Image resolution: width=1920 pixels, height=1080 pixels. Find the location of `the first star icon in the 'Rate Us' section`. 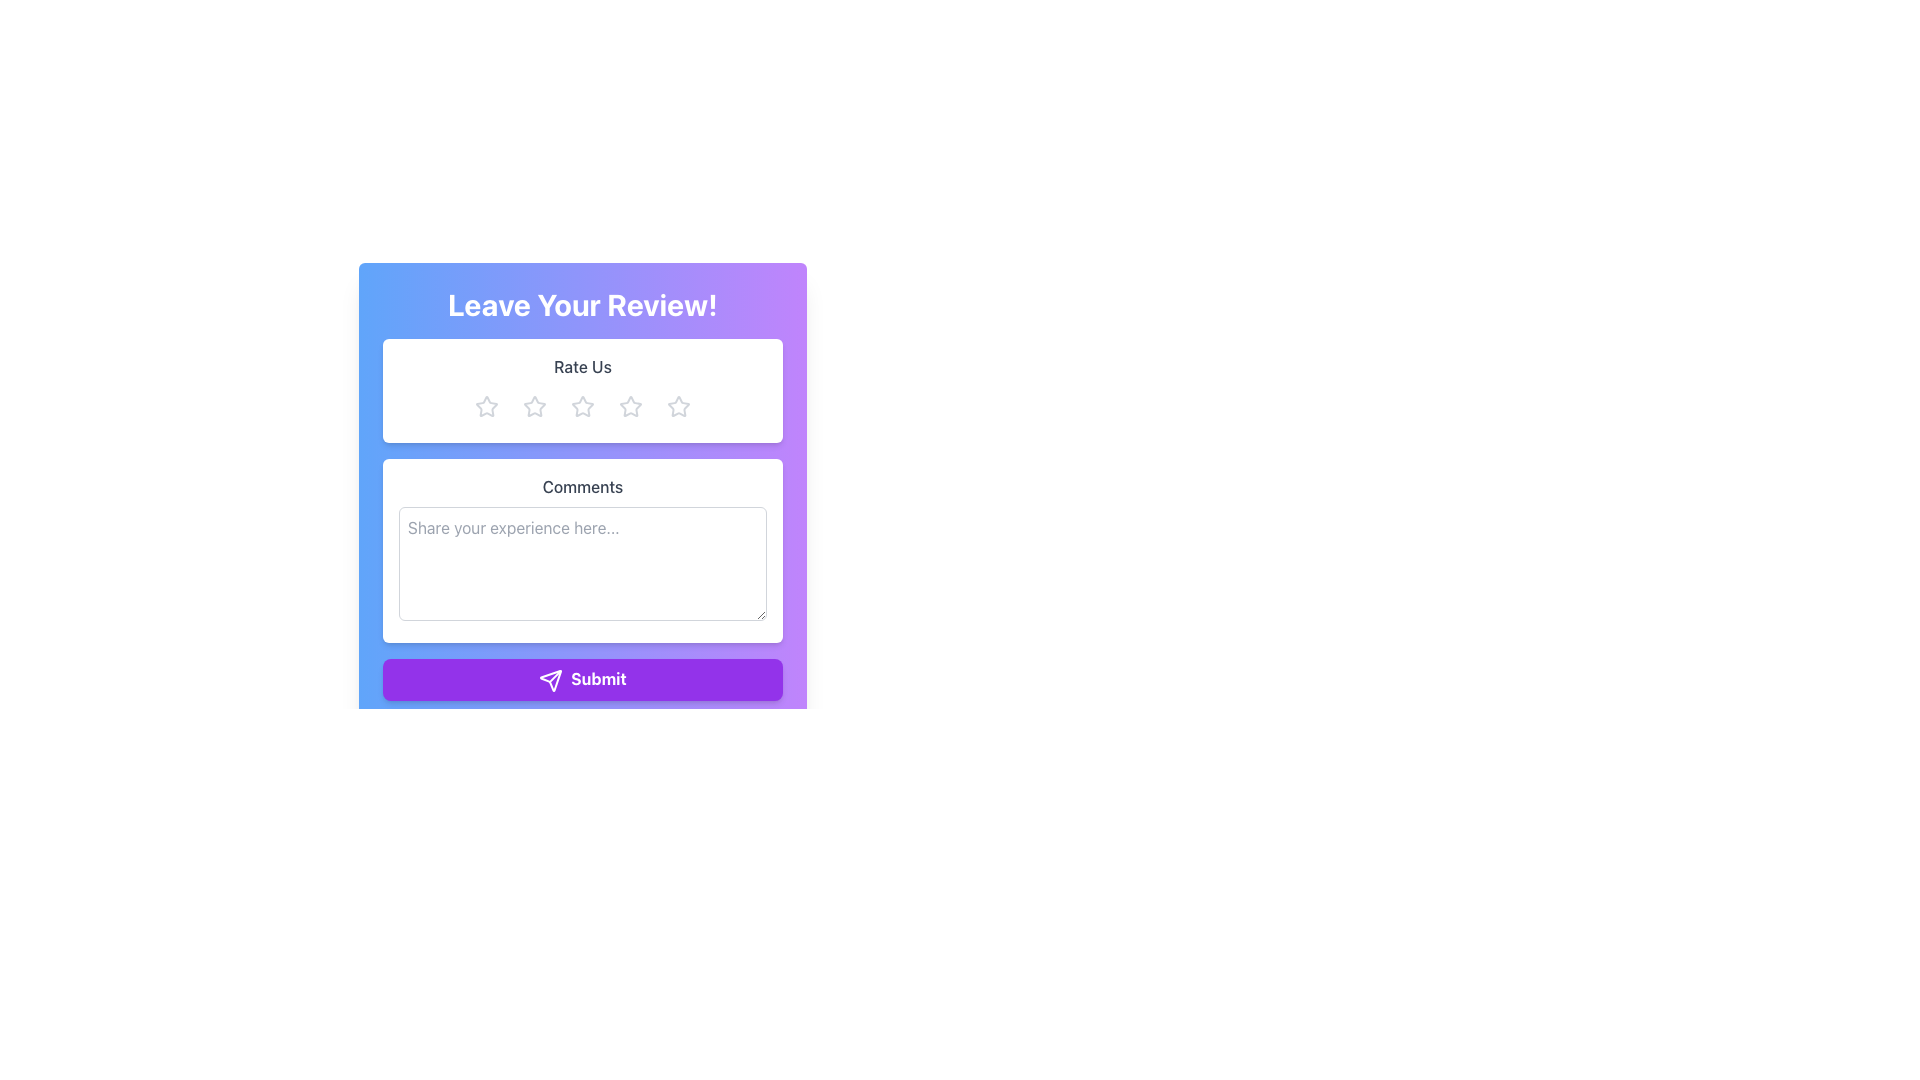

the first star icon in the 'Rate Us' section is located at coordinates (534, 405).